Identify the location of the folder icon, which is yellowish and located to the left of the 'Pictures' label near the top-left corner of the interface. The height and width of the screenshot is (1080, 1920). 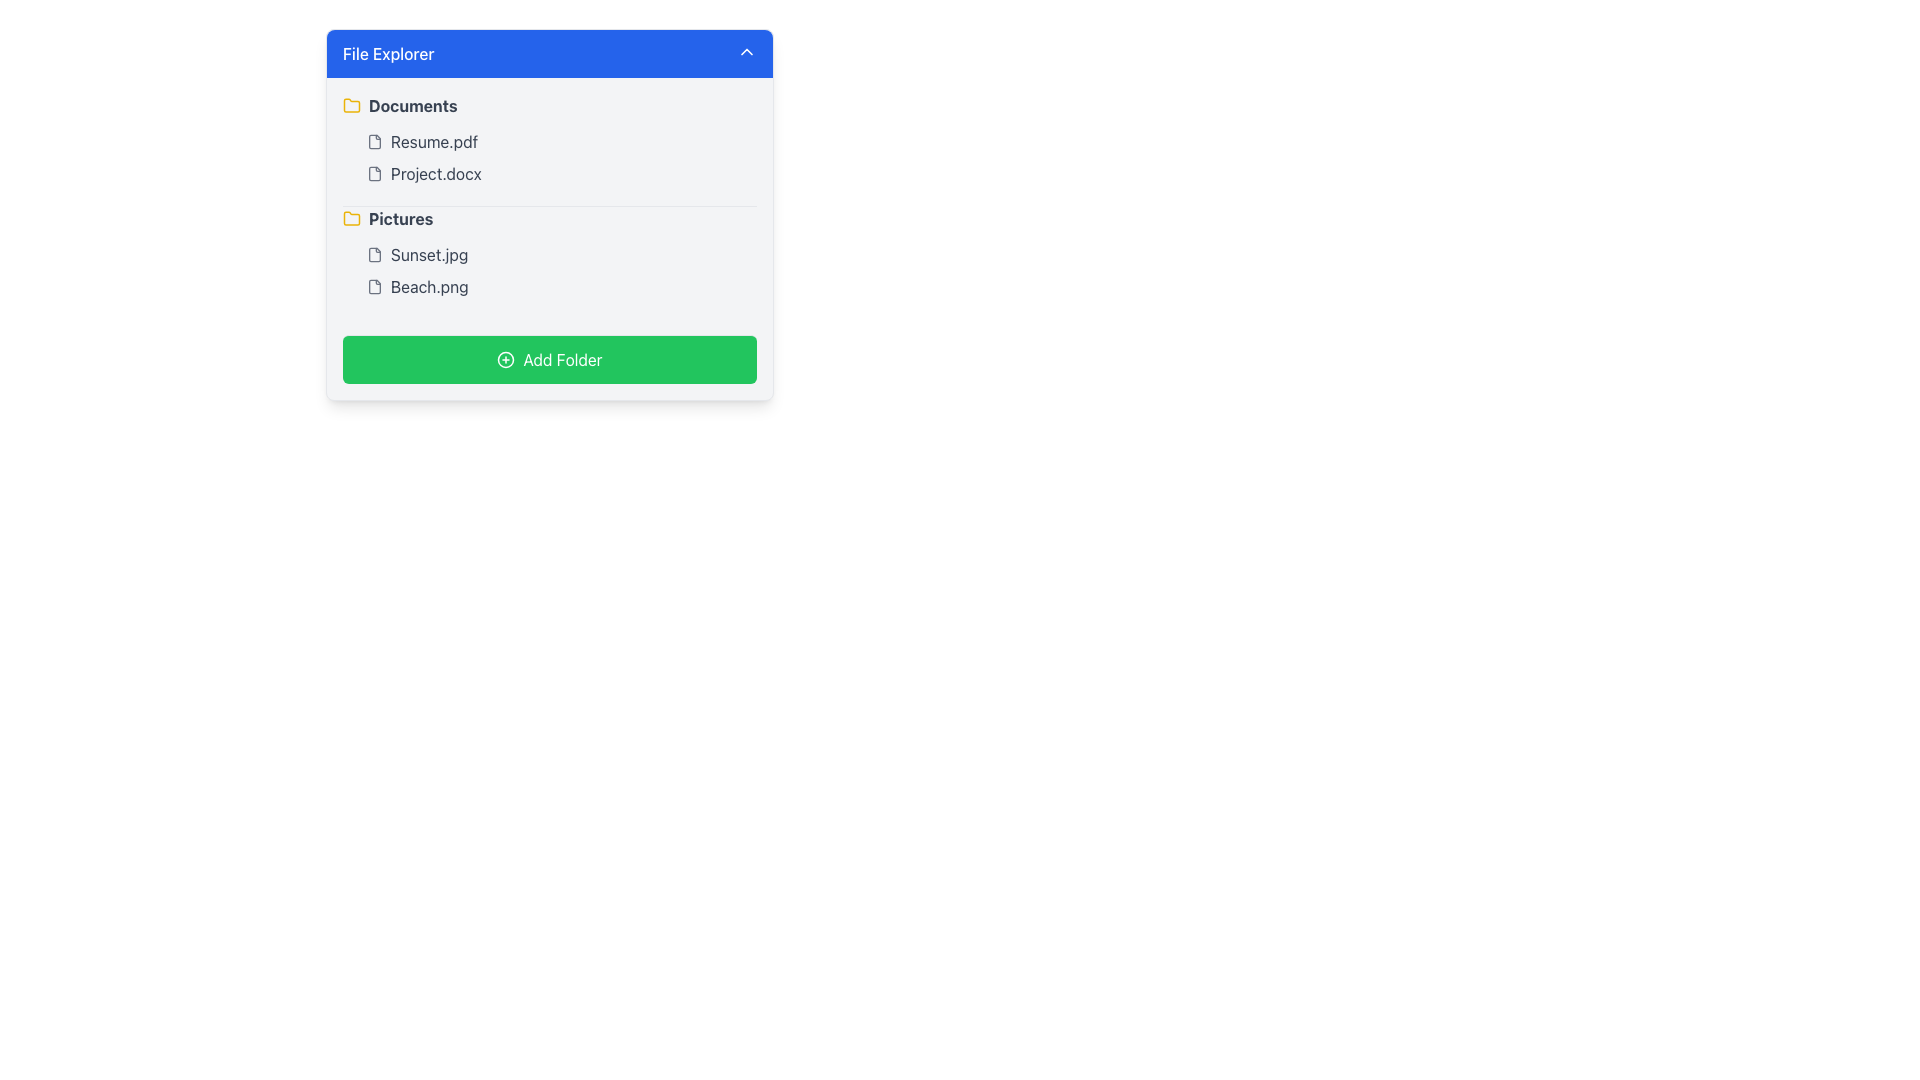
(351, 105).